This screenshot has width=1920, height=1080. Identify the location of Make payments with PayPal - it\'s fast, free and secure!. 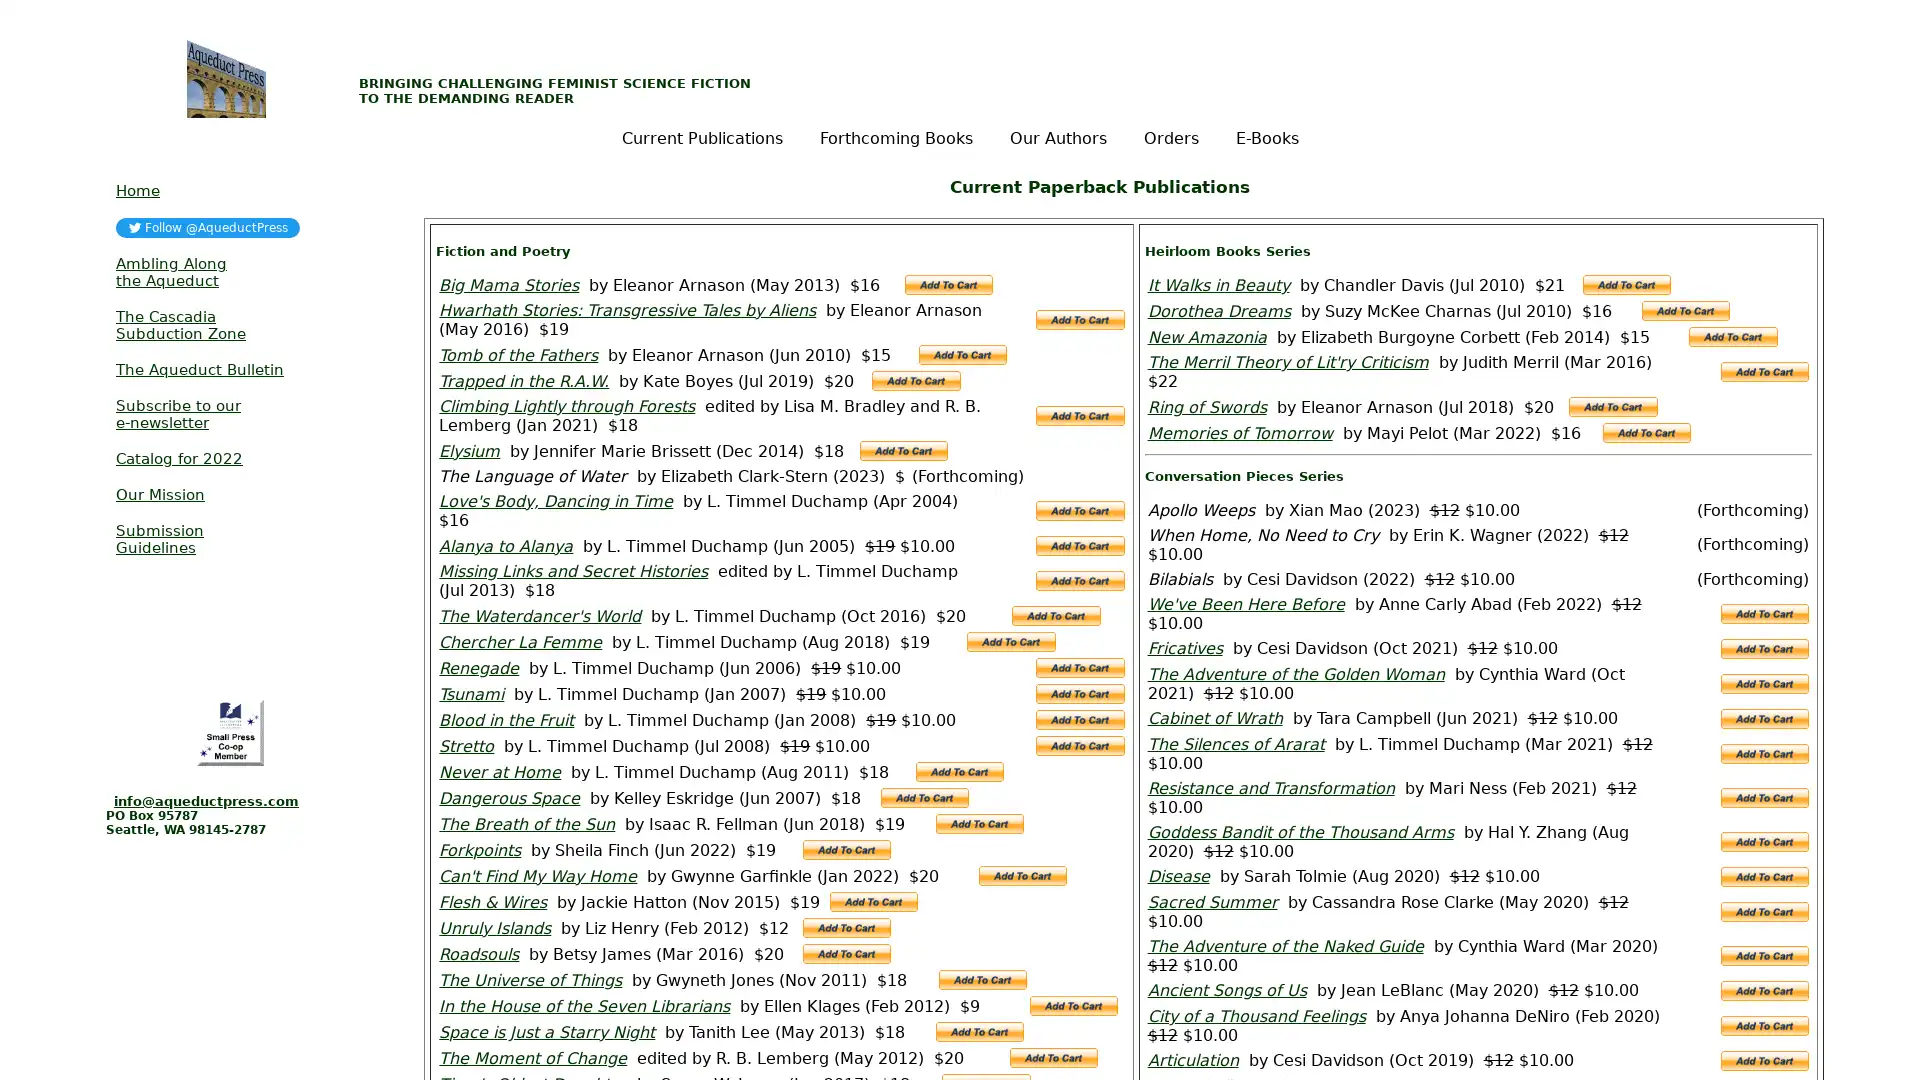
(1764, 681).